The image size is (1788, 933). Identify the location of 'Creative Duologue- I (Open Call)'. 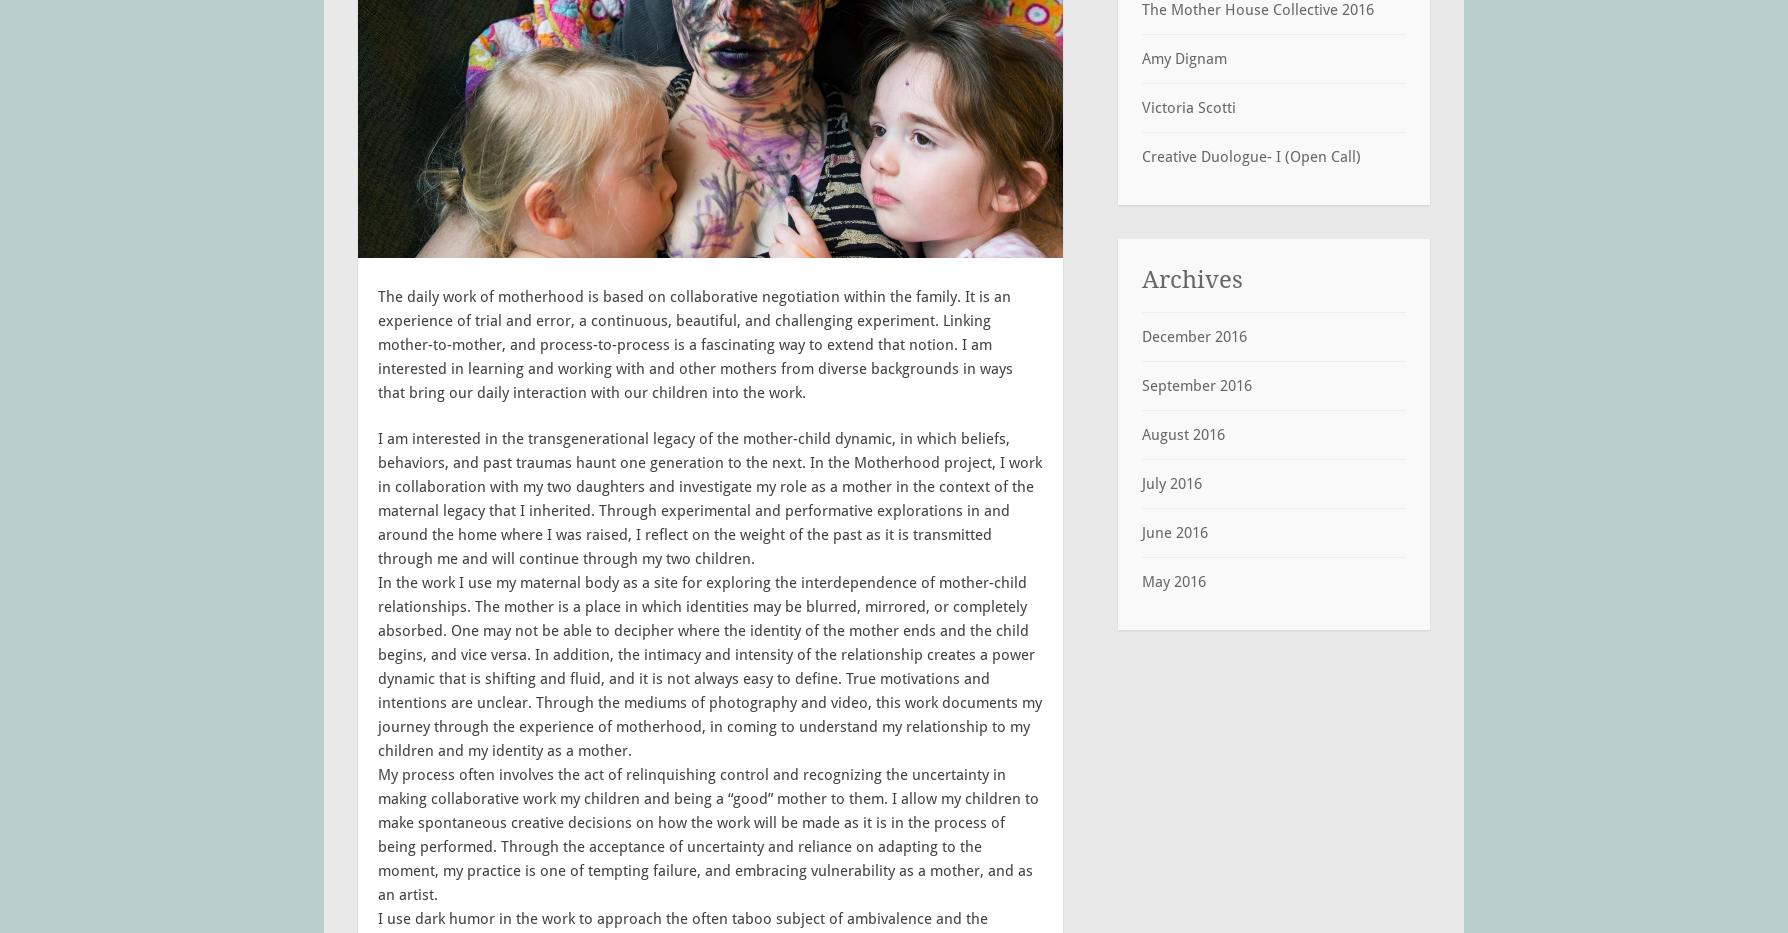
(1250, 154).